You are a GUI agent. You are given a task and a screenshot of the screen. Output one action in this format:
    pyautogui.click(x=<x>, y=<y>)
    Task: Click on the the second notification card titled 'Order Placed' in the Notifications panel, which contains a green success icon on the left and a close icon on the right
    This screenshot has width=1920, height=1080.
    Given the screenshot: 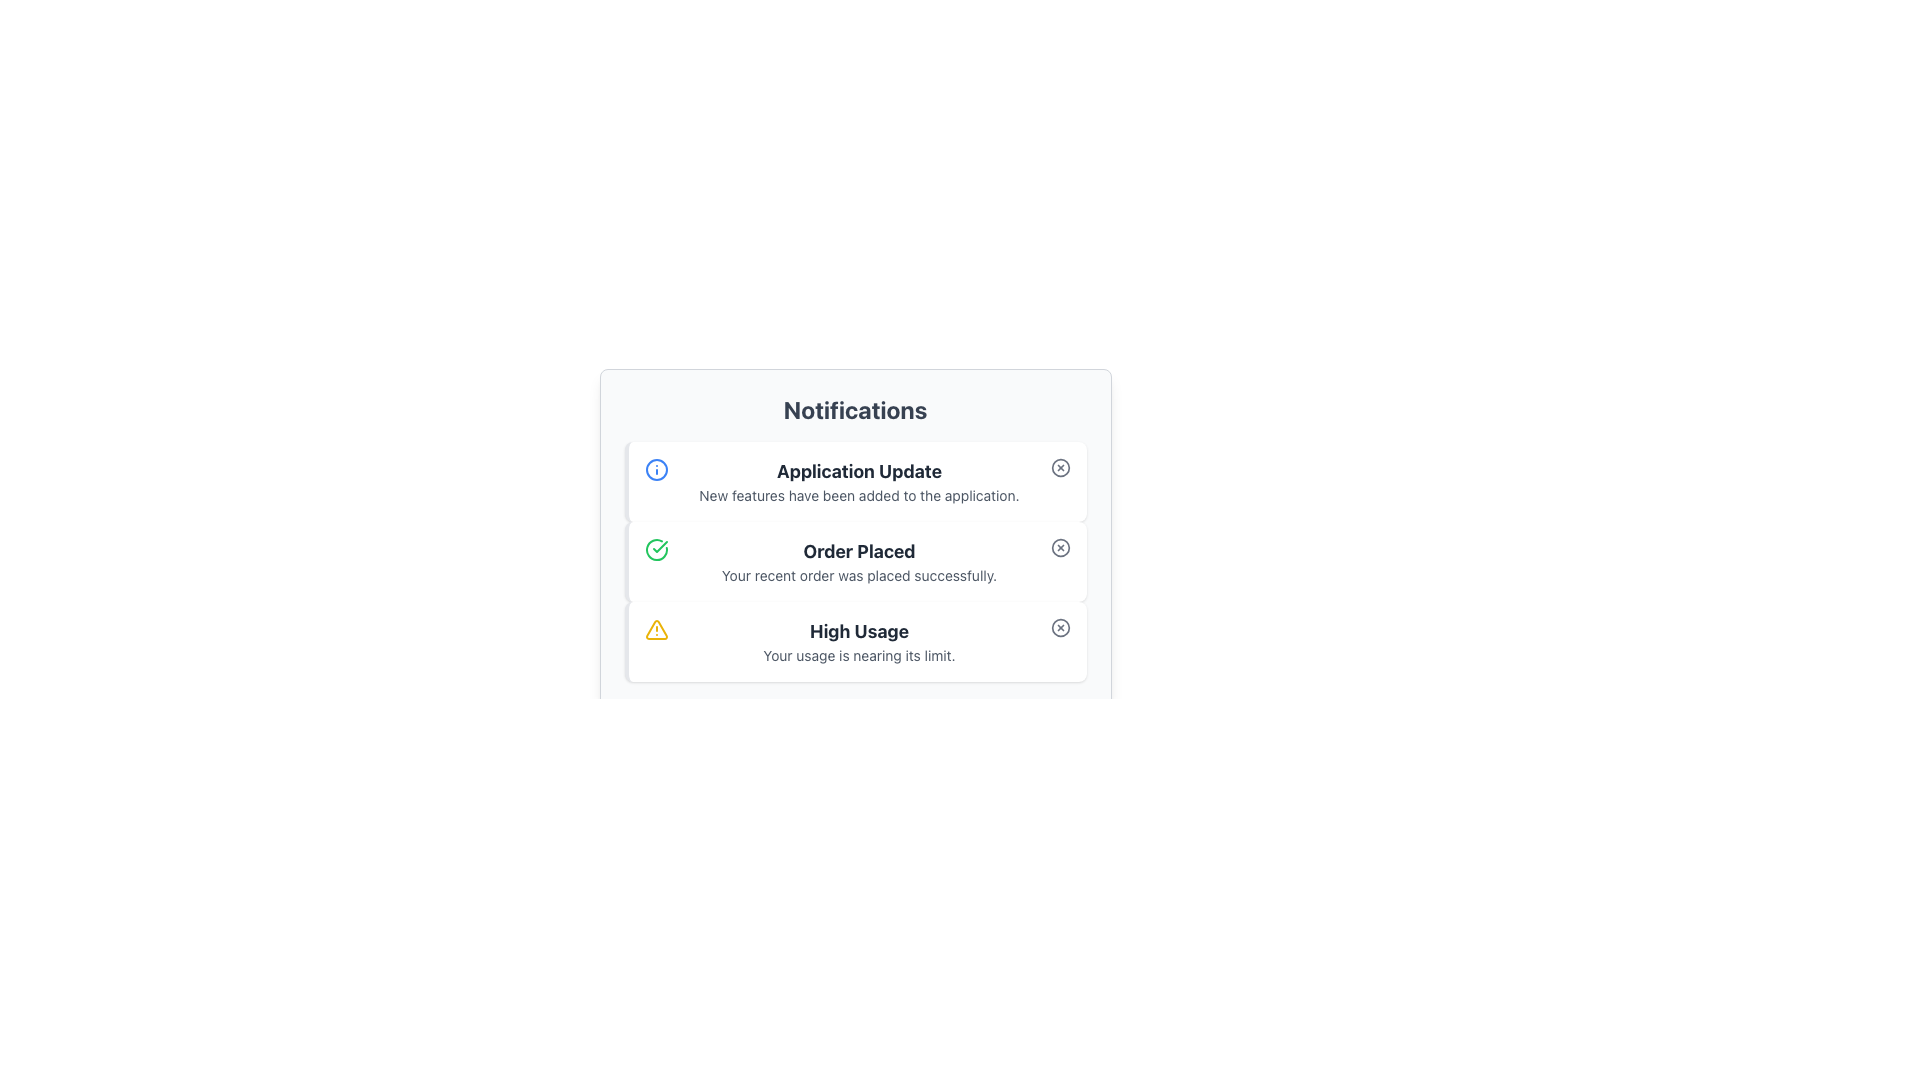 What is the action you would take?
    pyautogui.click(x=855, y=562)
    